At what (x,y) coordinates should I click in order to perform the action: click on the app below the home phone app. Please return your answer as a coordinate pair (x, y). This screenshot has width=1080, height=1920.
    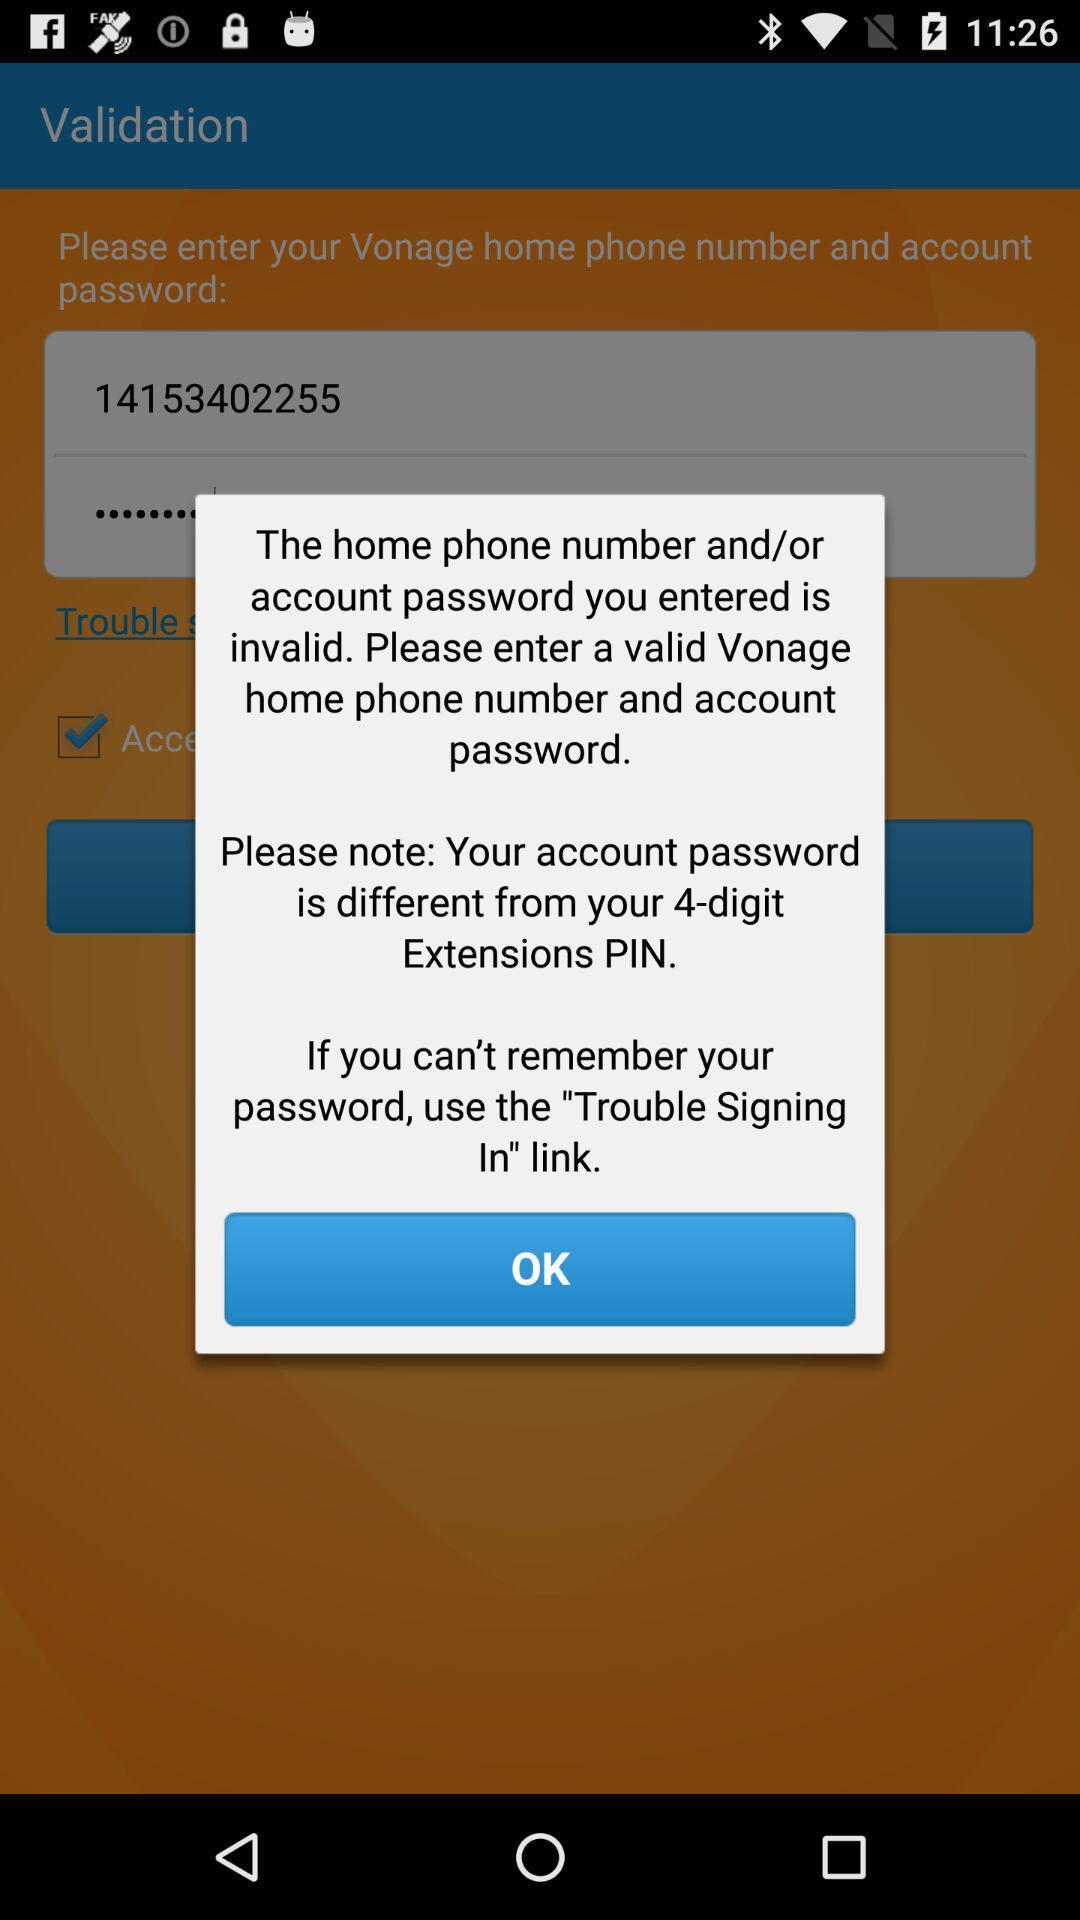
    Looking at the image, I should click on (540, 1268).